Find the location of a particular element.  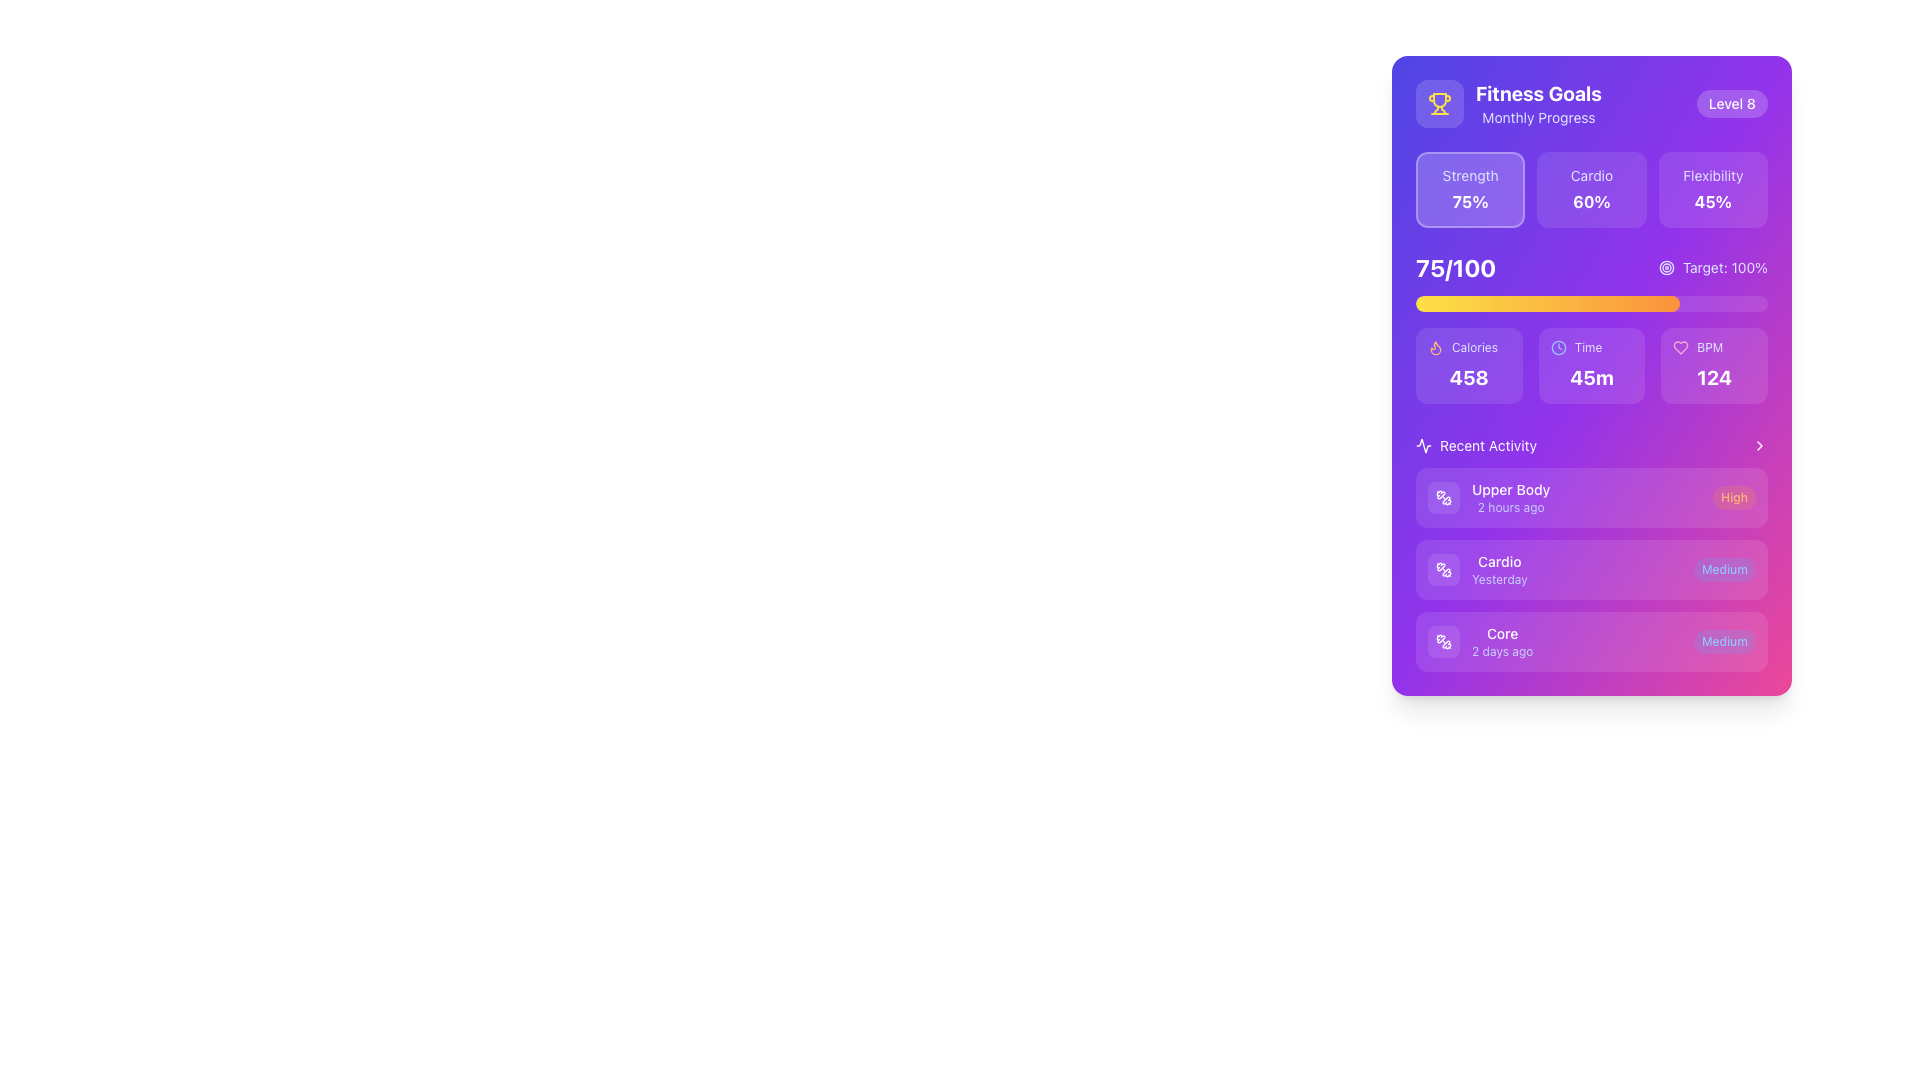

the heart-shaped icon representing a metric, styled in pink, located near the 'BPM 124' label on the interface is located at coordinates (1680, 346).